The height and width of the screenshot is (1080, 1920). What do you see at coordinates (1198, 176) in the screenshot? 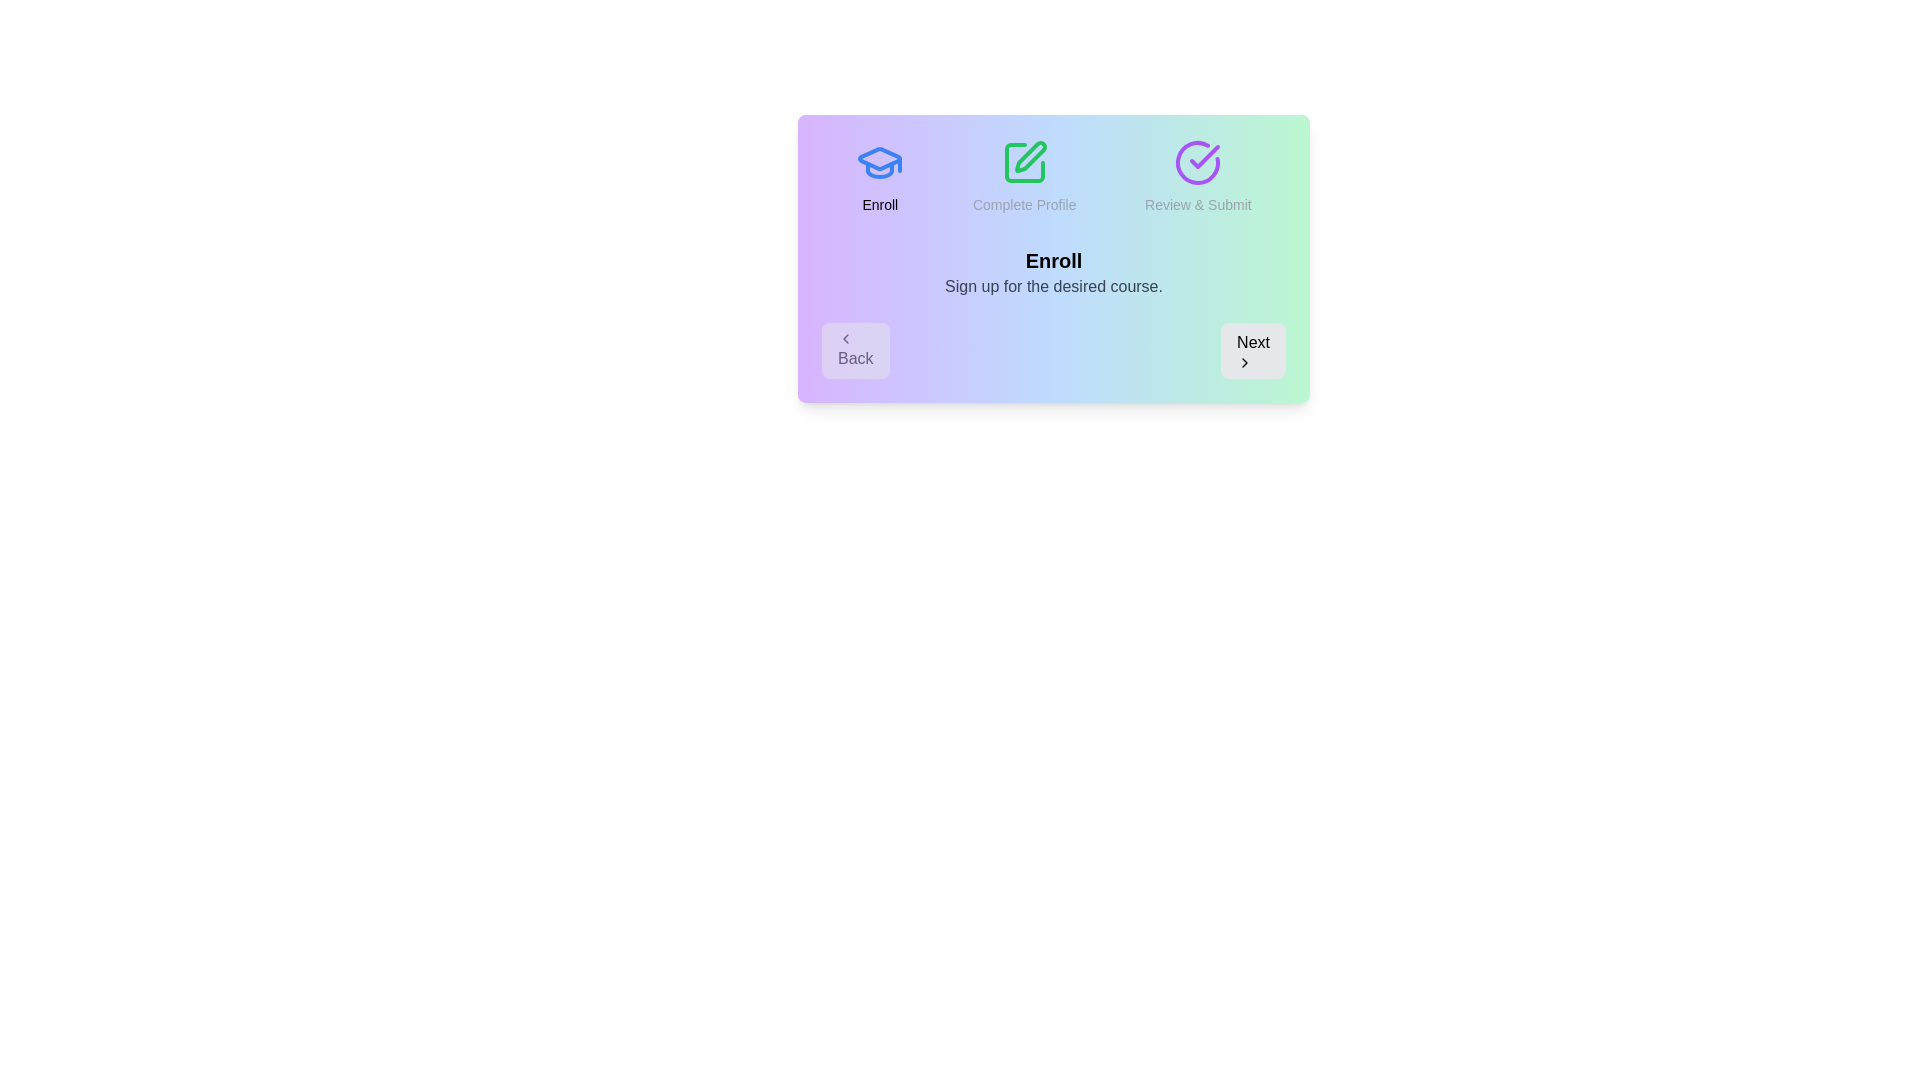
I see `the progress indicator for step Review & Submit to view its status` at bounding box center [1198, 176].